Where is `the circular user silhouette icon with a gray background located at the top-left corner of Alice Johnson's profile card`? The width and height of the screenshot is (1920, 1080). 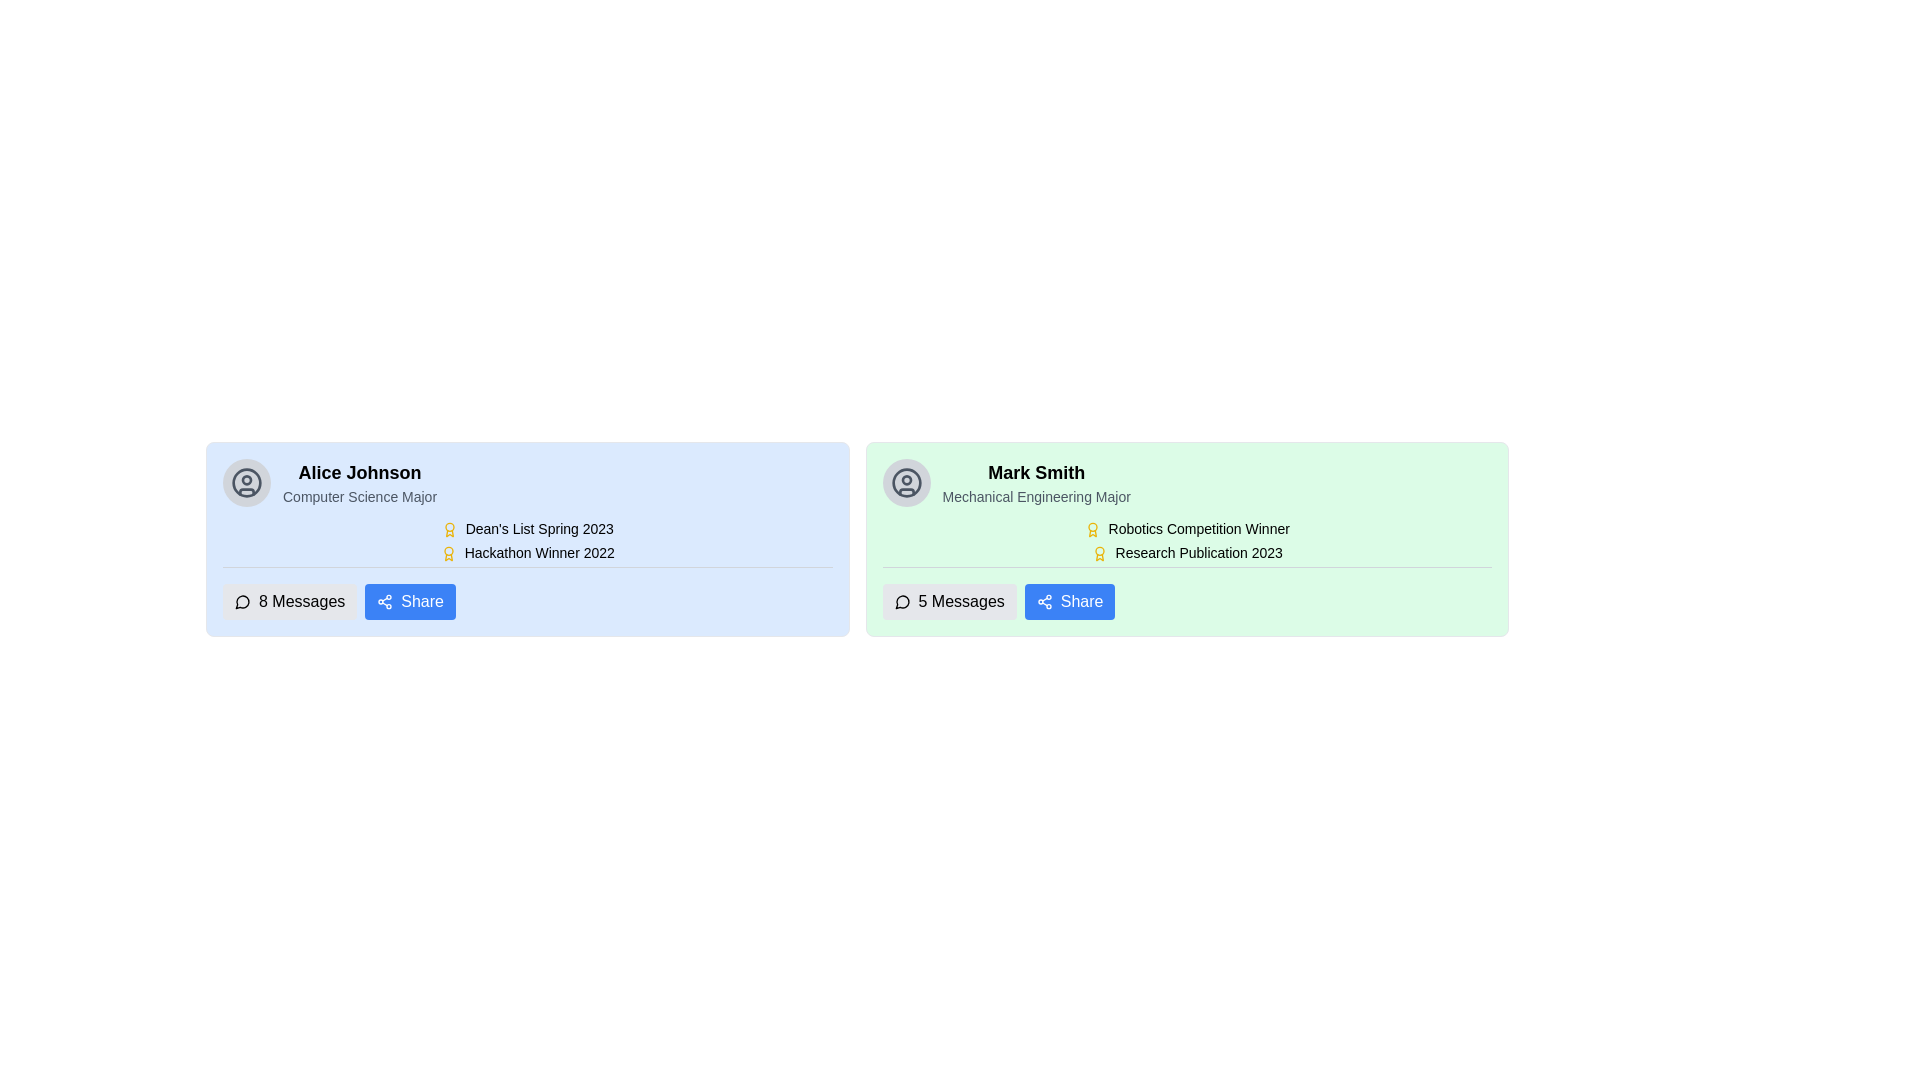 the circular user silhouette icon with a gray background located at the top-left corner of Alice Johnson's profile card is located at coordinates (245, 482).